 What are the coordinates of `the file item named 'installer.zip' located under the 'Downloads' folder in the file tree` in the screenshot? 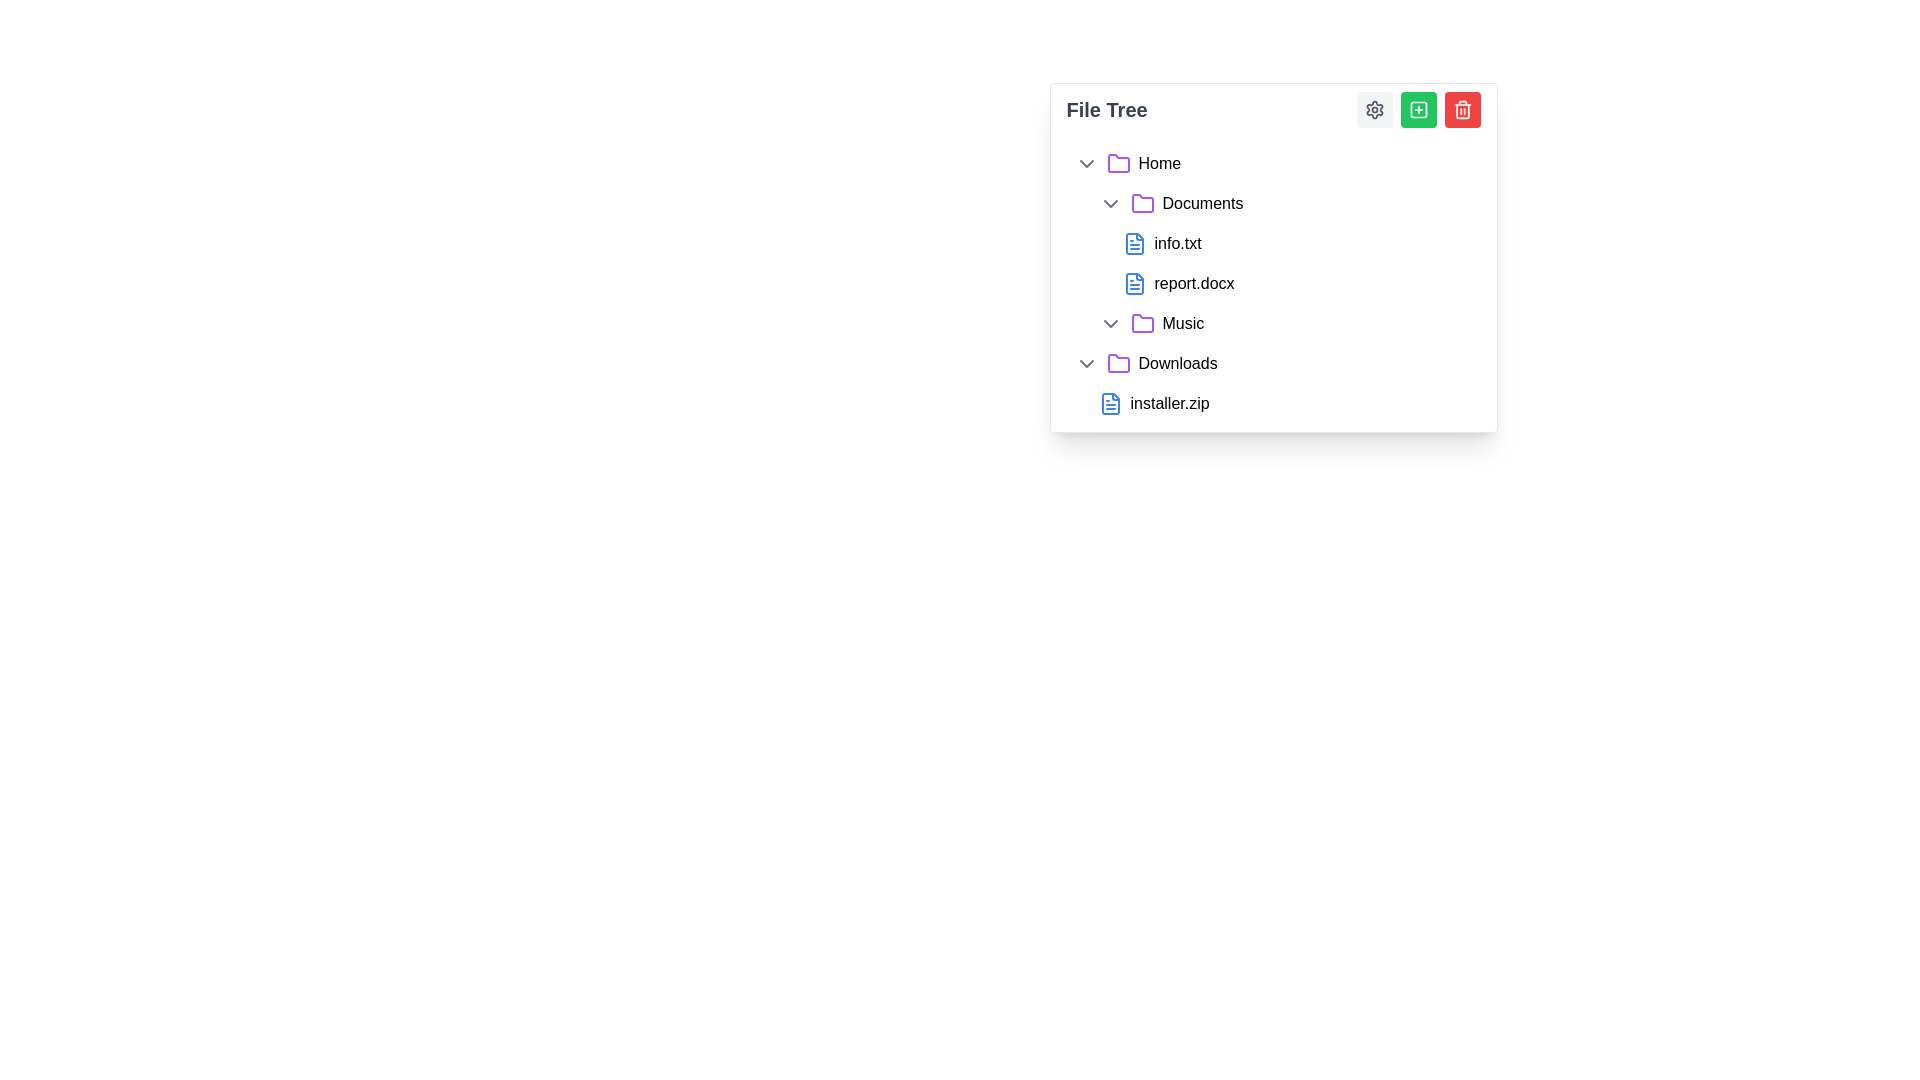 It's located at (1285, 404).